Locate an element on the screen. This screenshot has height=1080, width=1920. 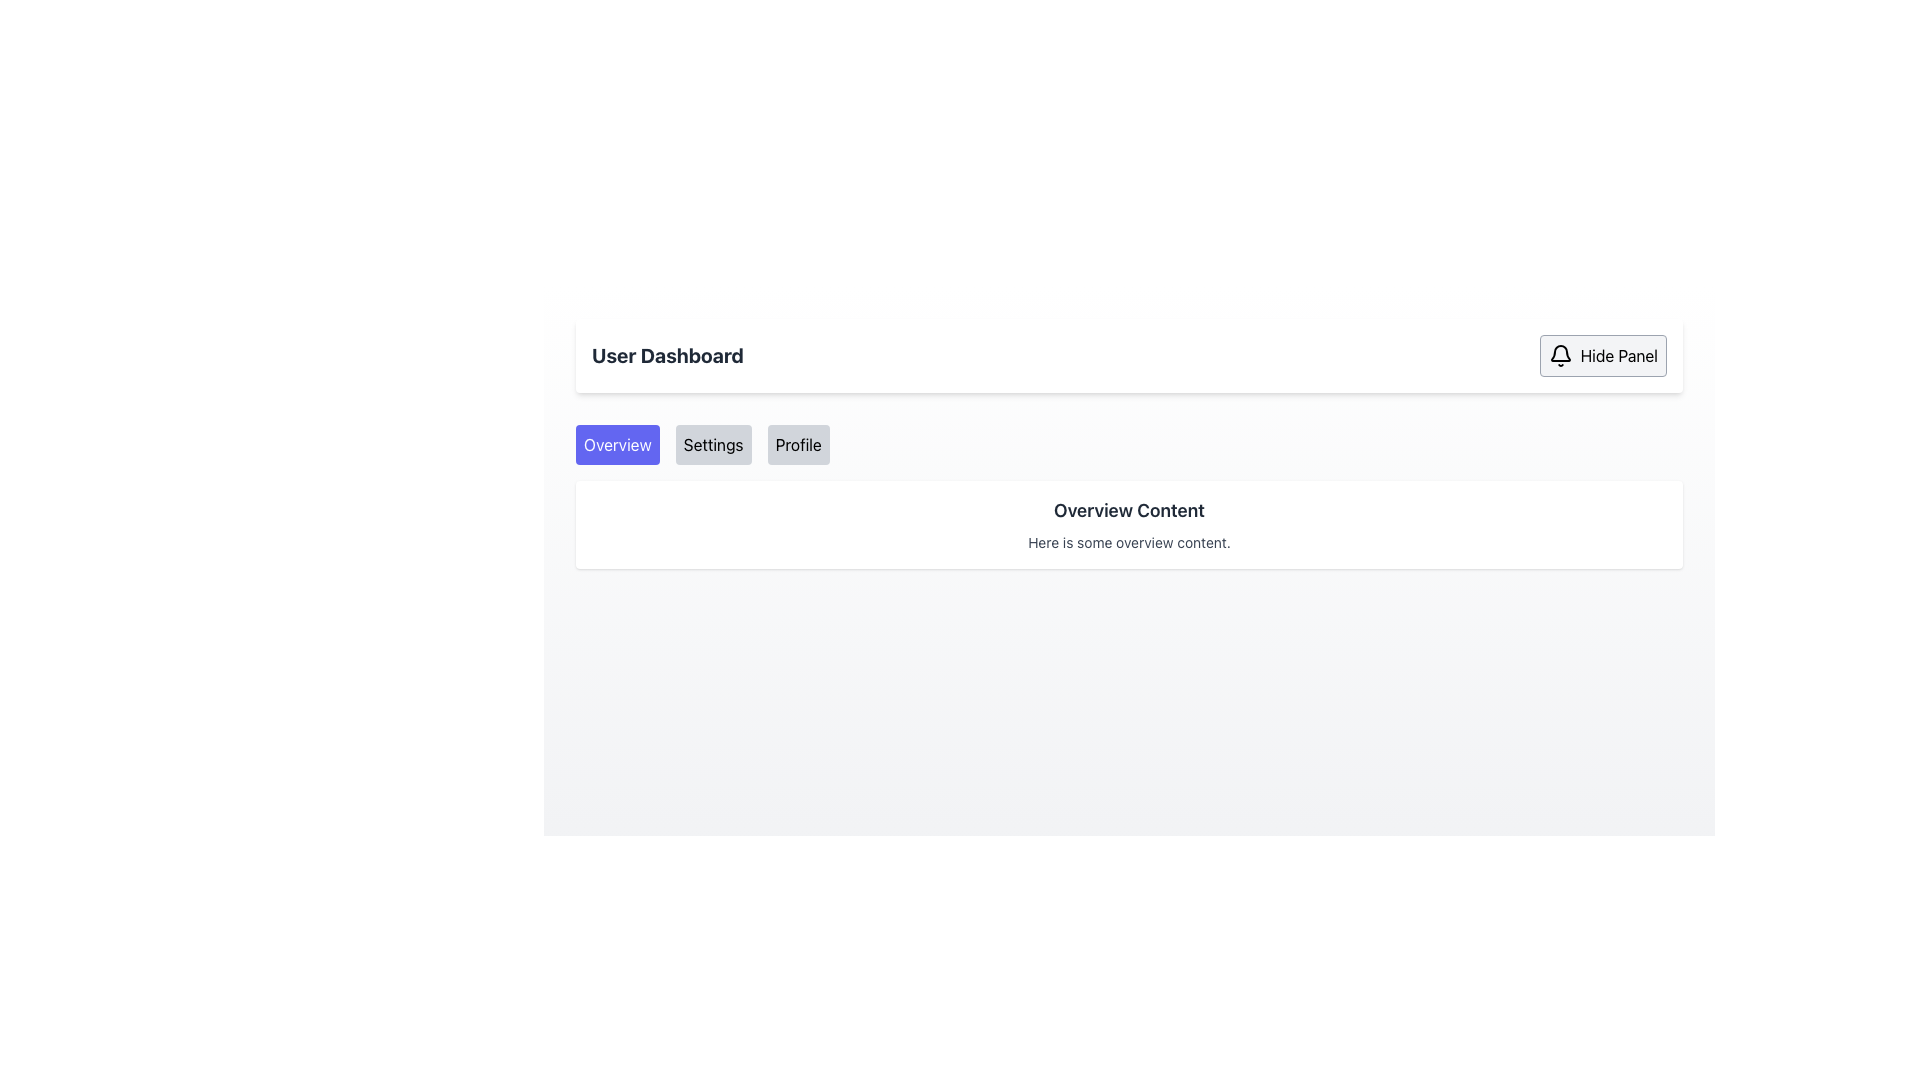
the 'Settings' button, which is a rectangular button with a light gray background and bold black text, located in the navigation bar beneath 'User Dashboard' is located at coordinates (713, 443).